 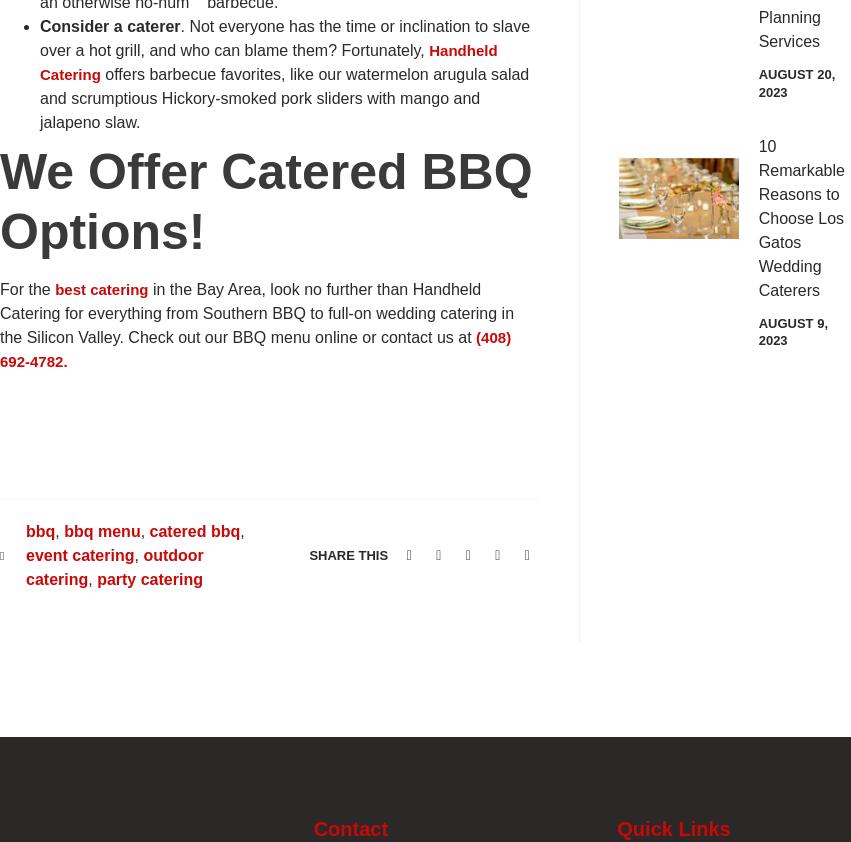 I want to click on 'We Offer Catered BBQ Options!', so click(x=265, y=200).